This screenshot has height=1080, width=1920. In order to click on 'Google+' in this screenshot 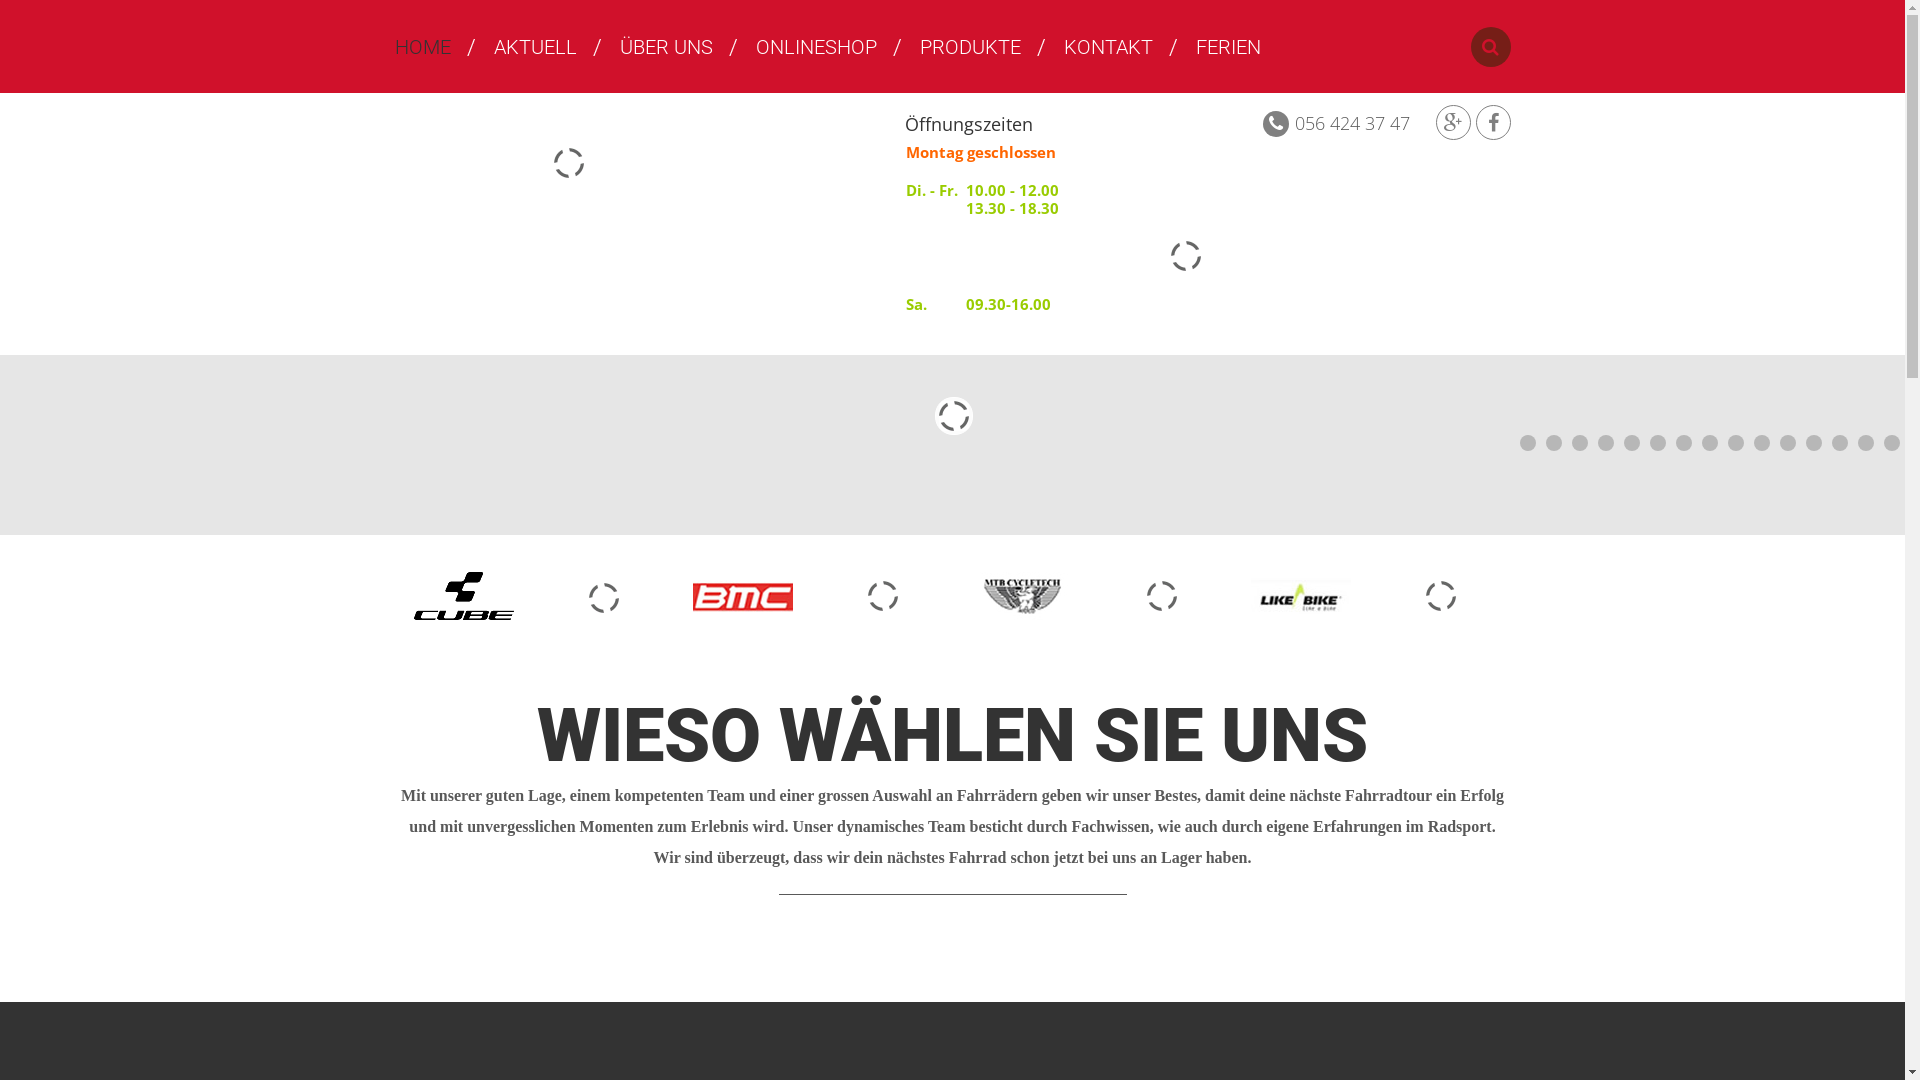, I will do `click(1453, 122)`.